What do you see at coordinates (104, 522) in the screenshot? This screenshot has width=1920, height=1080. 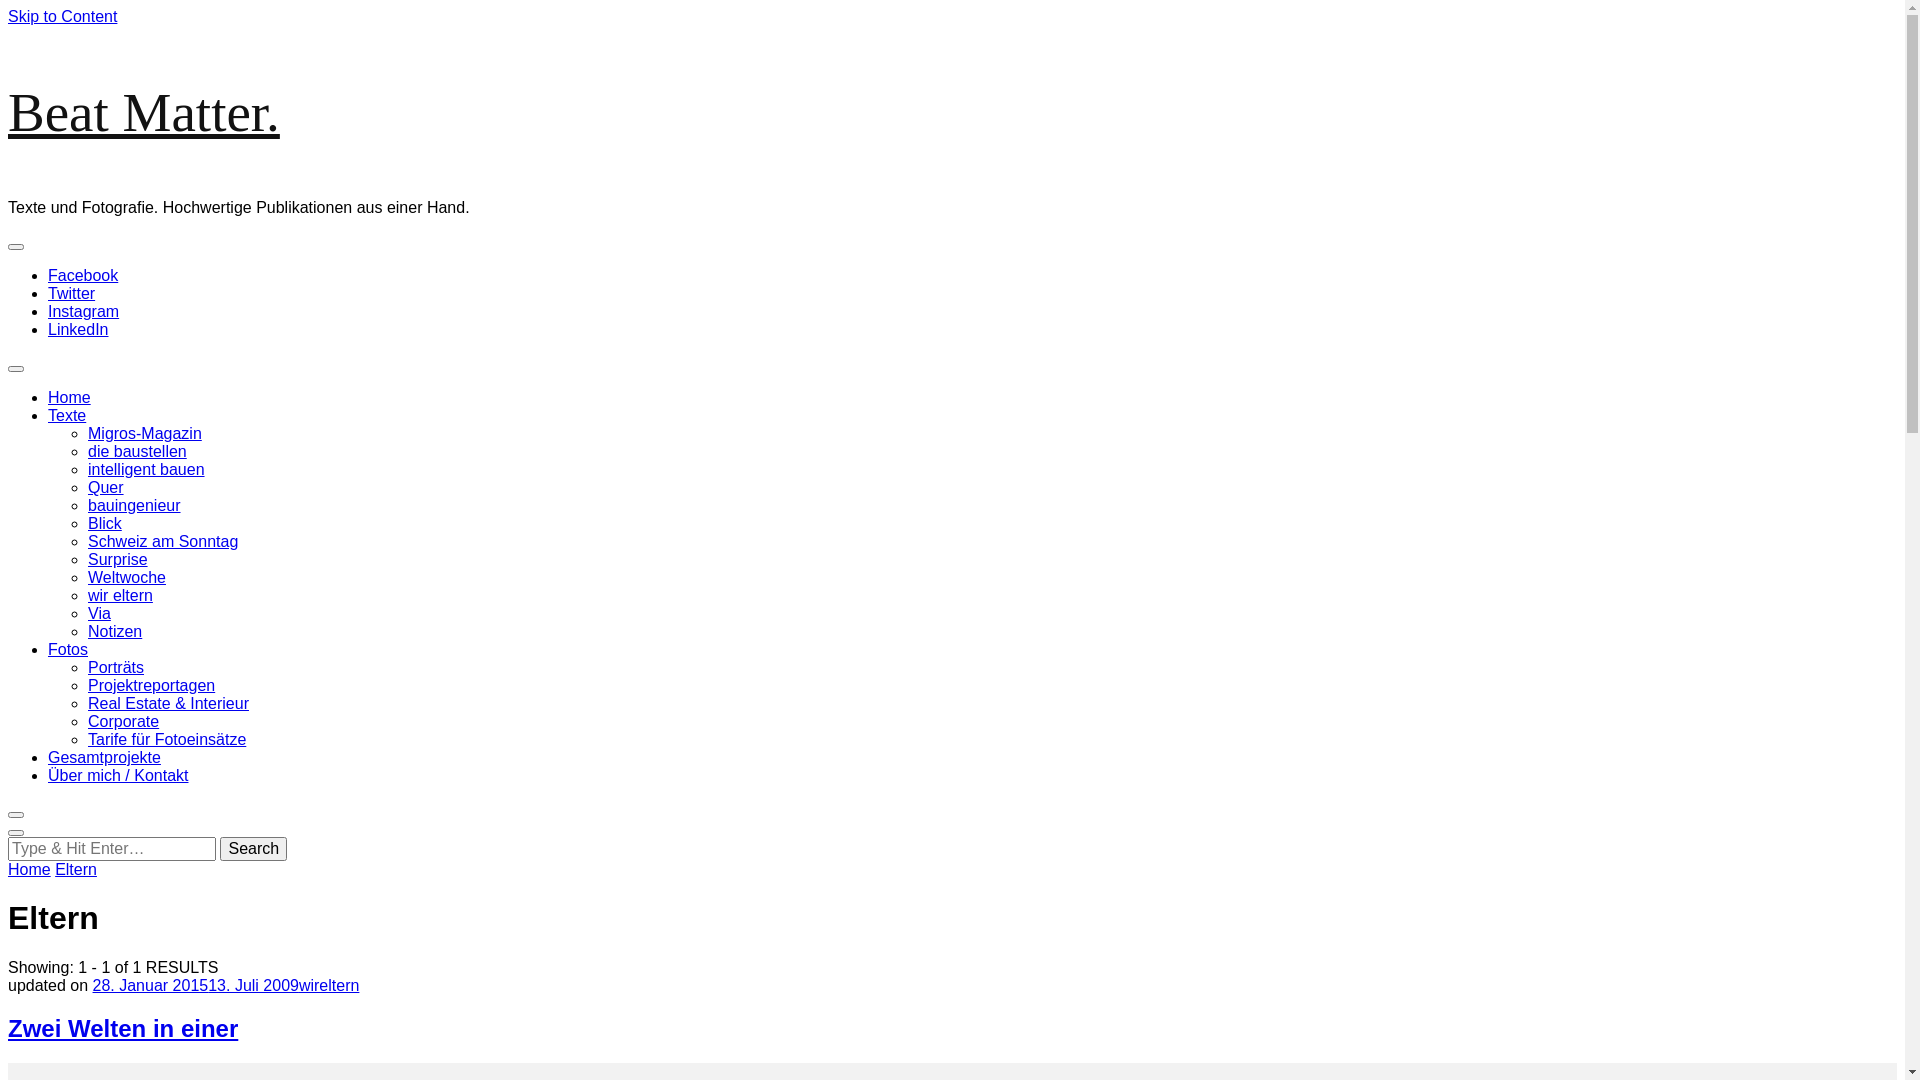 I see `'Blick'` at bounding box center [104, 522].